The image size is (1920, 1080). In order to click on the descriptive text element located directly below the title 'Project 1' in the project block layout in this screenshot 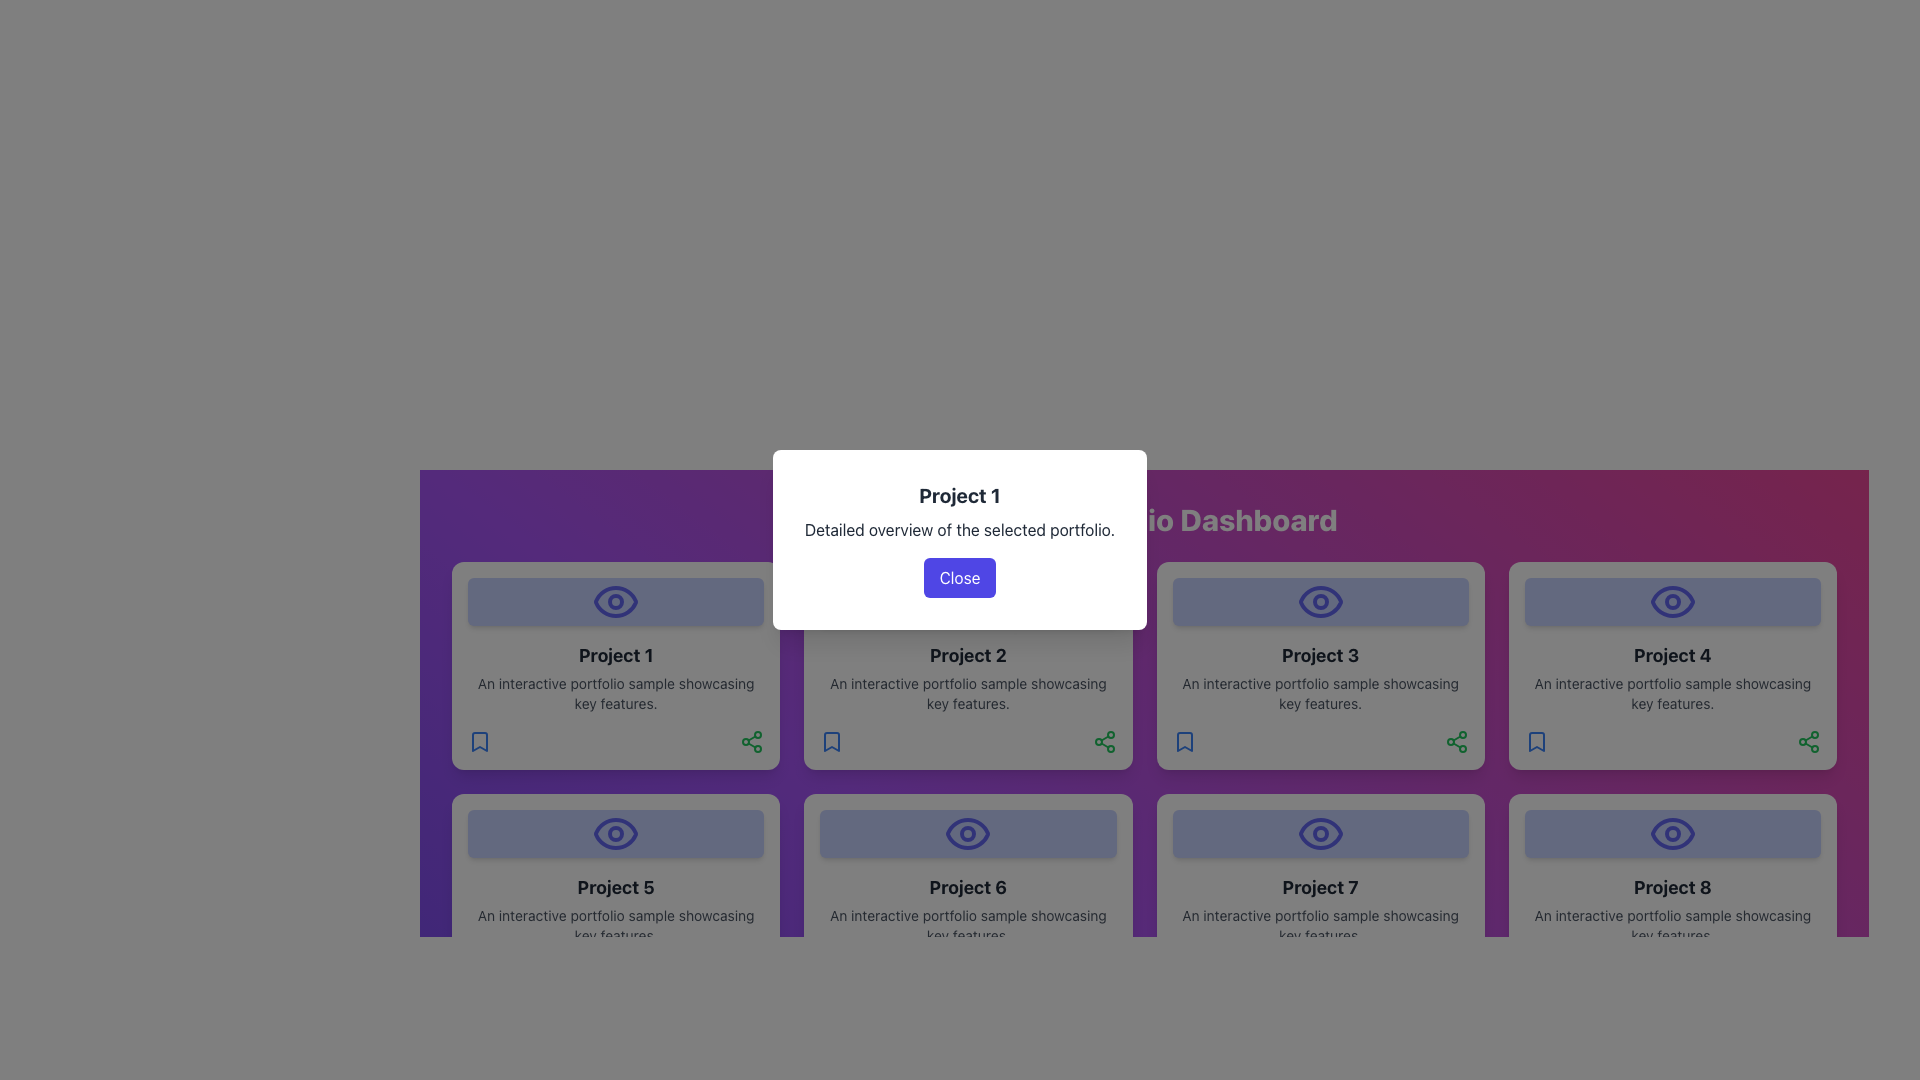, I will do `click(615, 693)`.